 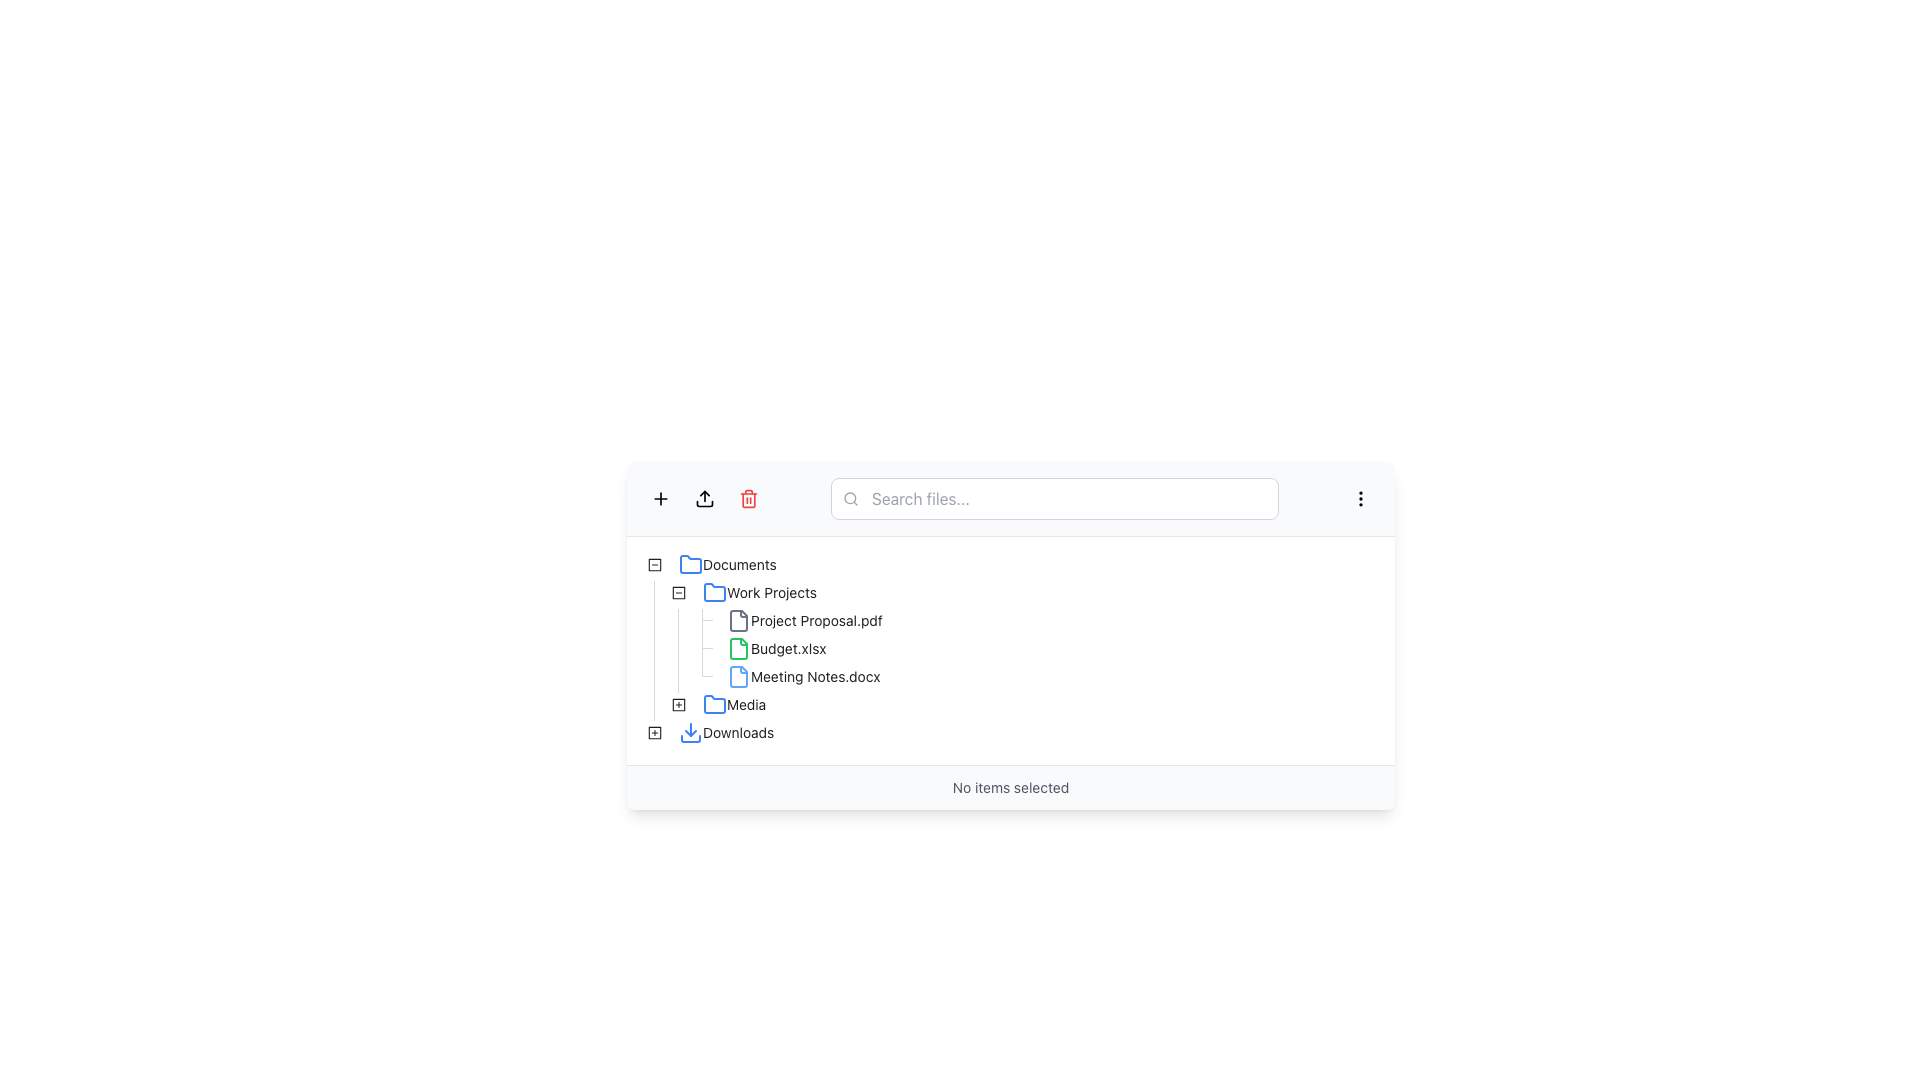 I want to click on the upload icon button, which is represented by an upward-facing arrow on a rectangular base, located at the top-left corner of the interaction bar within the file explorer interface, to initiate file upload, so click(x=705, y=497).